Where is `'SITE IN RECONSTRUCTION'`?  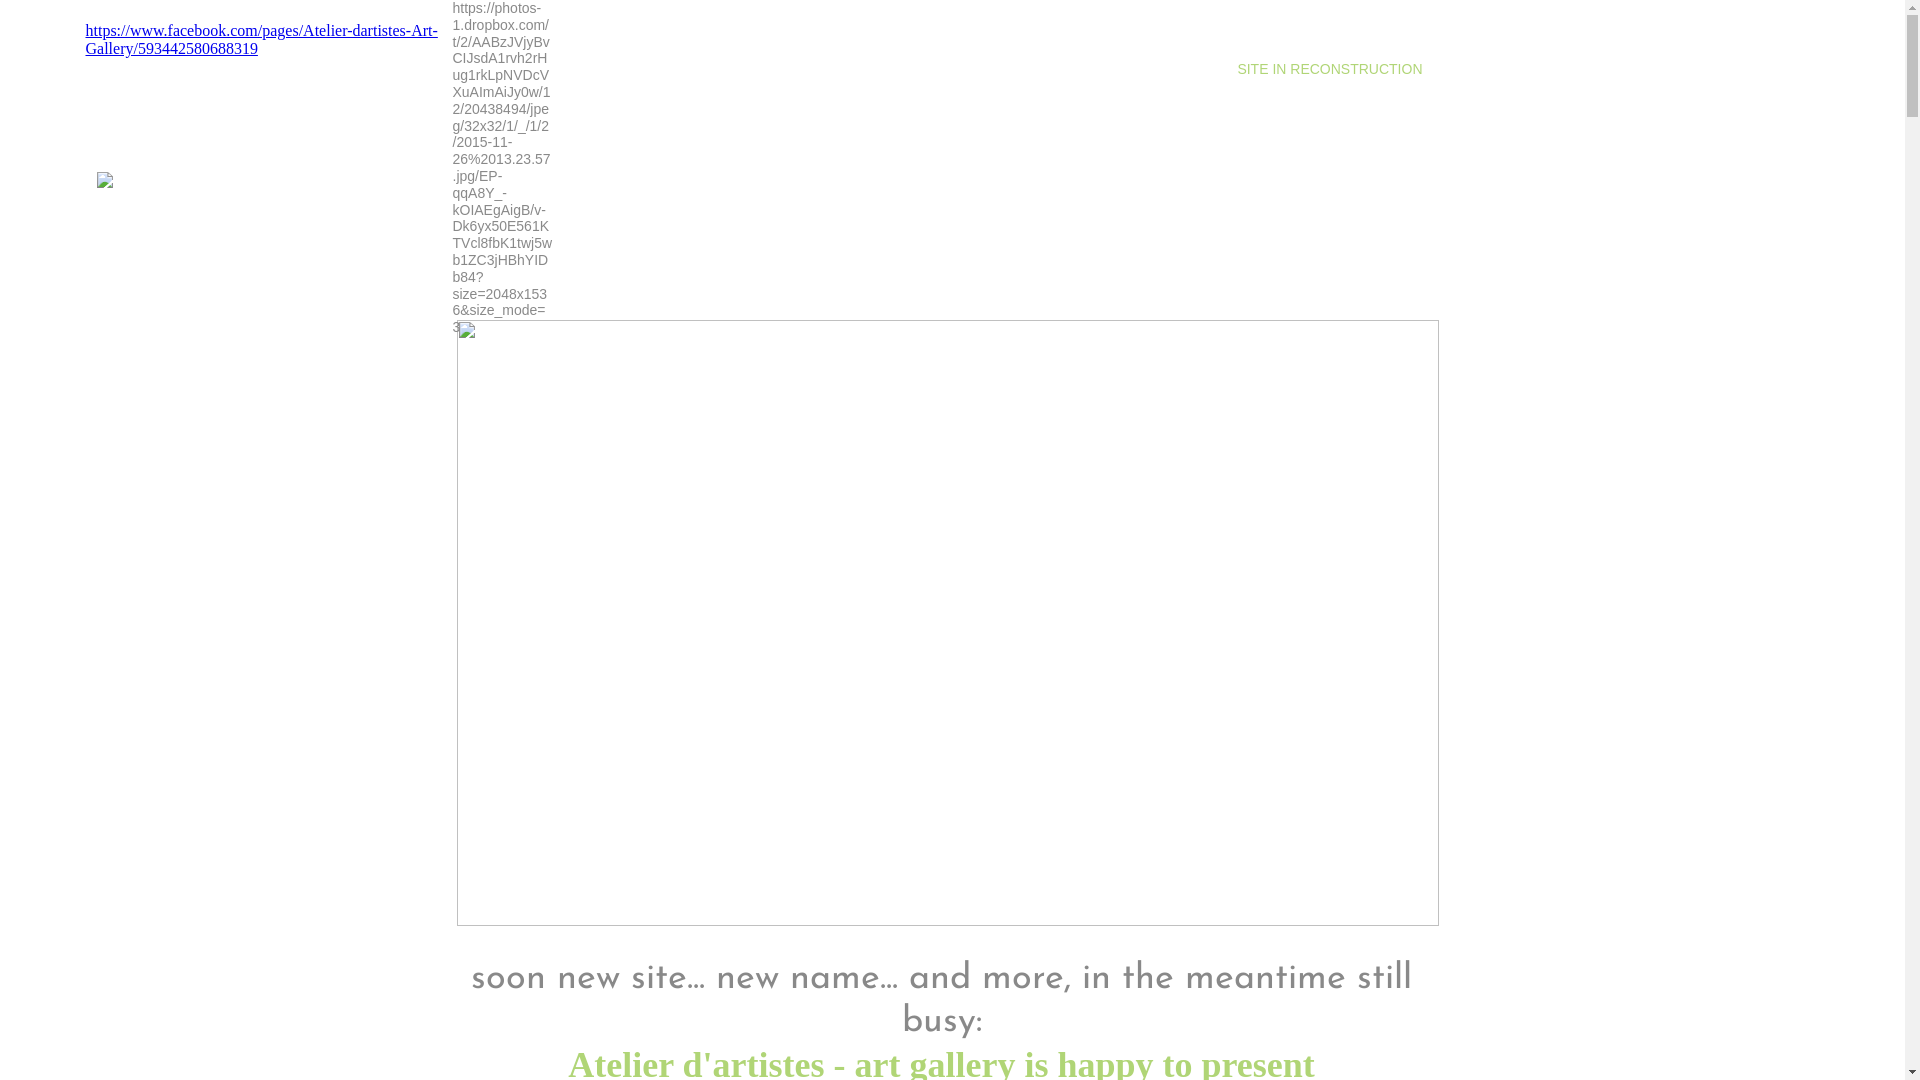
'SITE IN RECONSTRUCTION' is located at coordinates (1329, 68).